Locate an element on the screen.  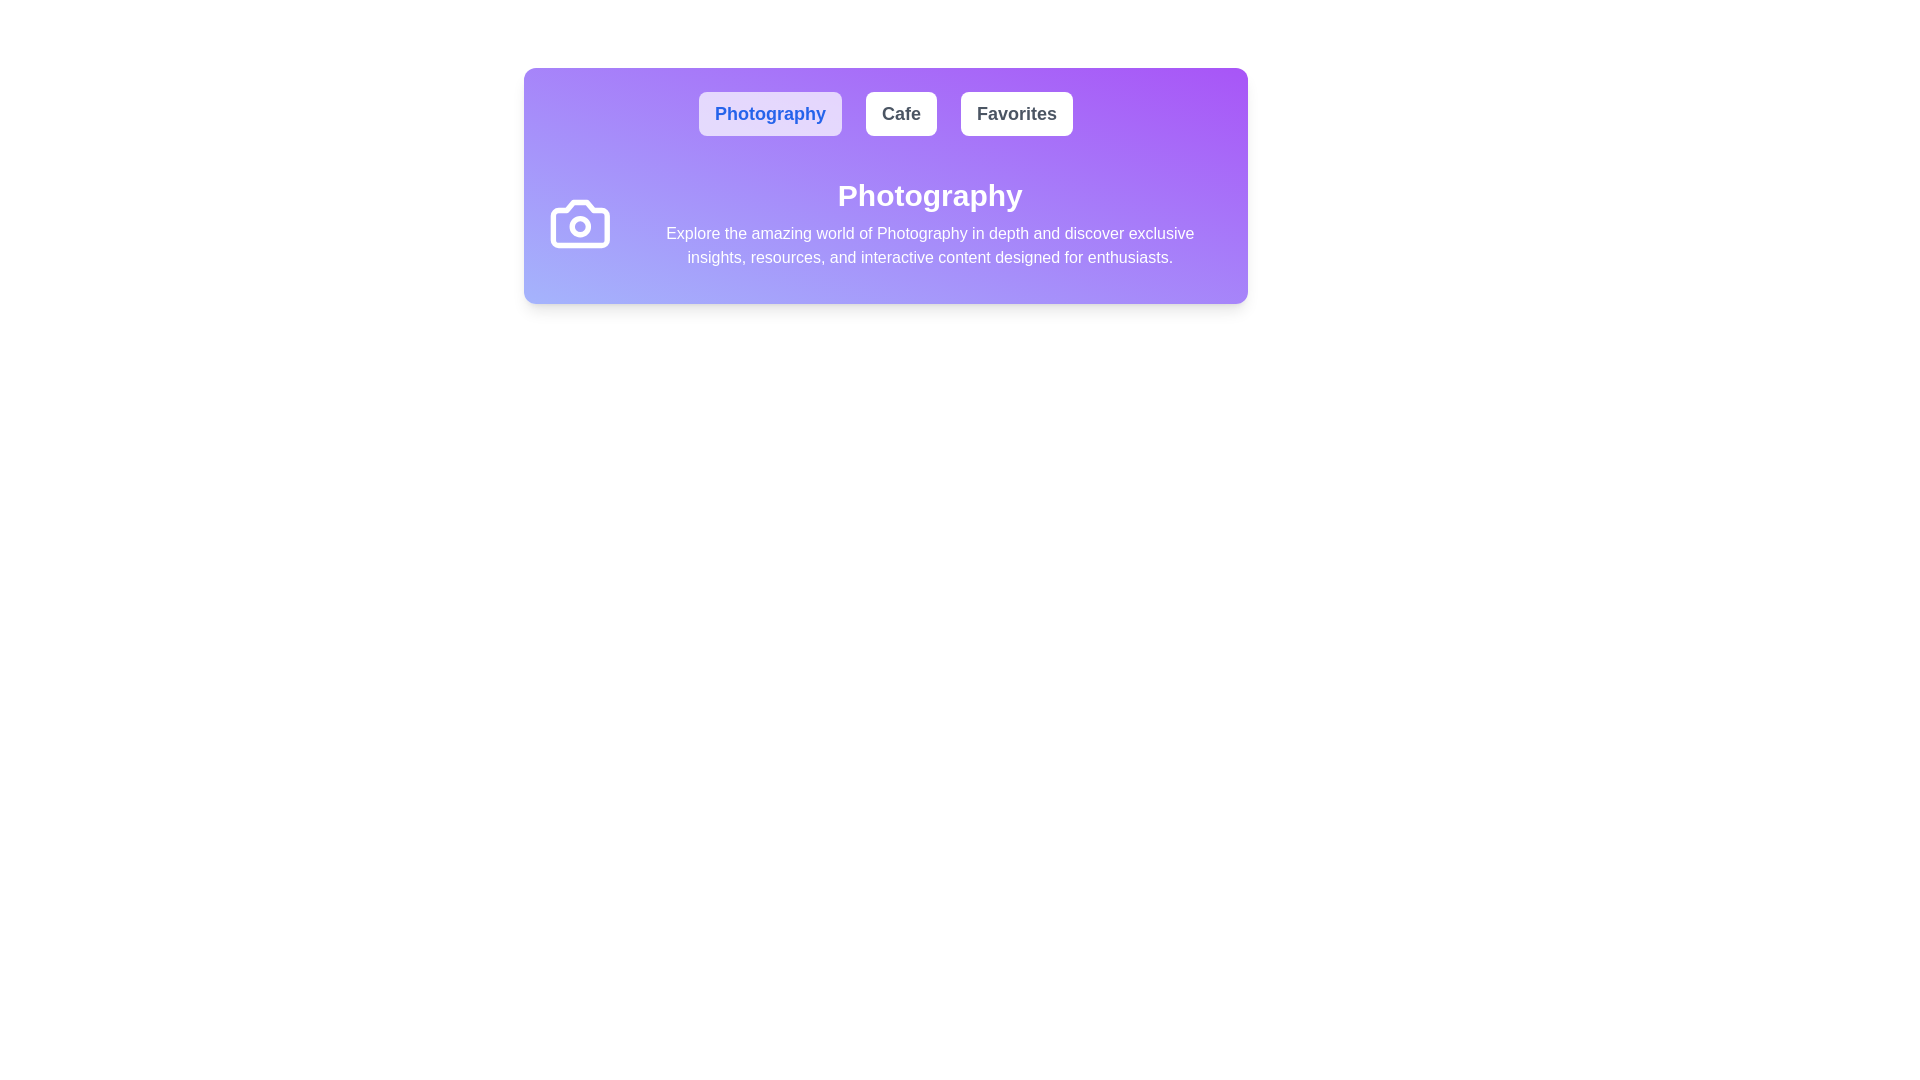
the 'Cafe' button, which has a clean white background and gray text, positioned in the upper center of the interface between 'Photography' and 'Favorites' is located at coordinates (900, 114).